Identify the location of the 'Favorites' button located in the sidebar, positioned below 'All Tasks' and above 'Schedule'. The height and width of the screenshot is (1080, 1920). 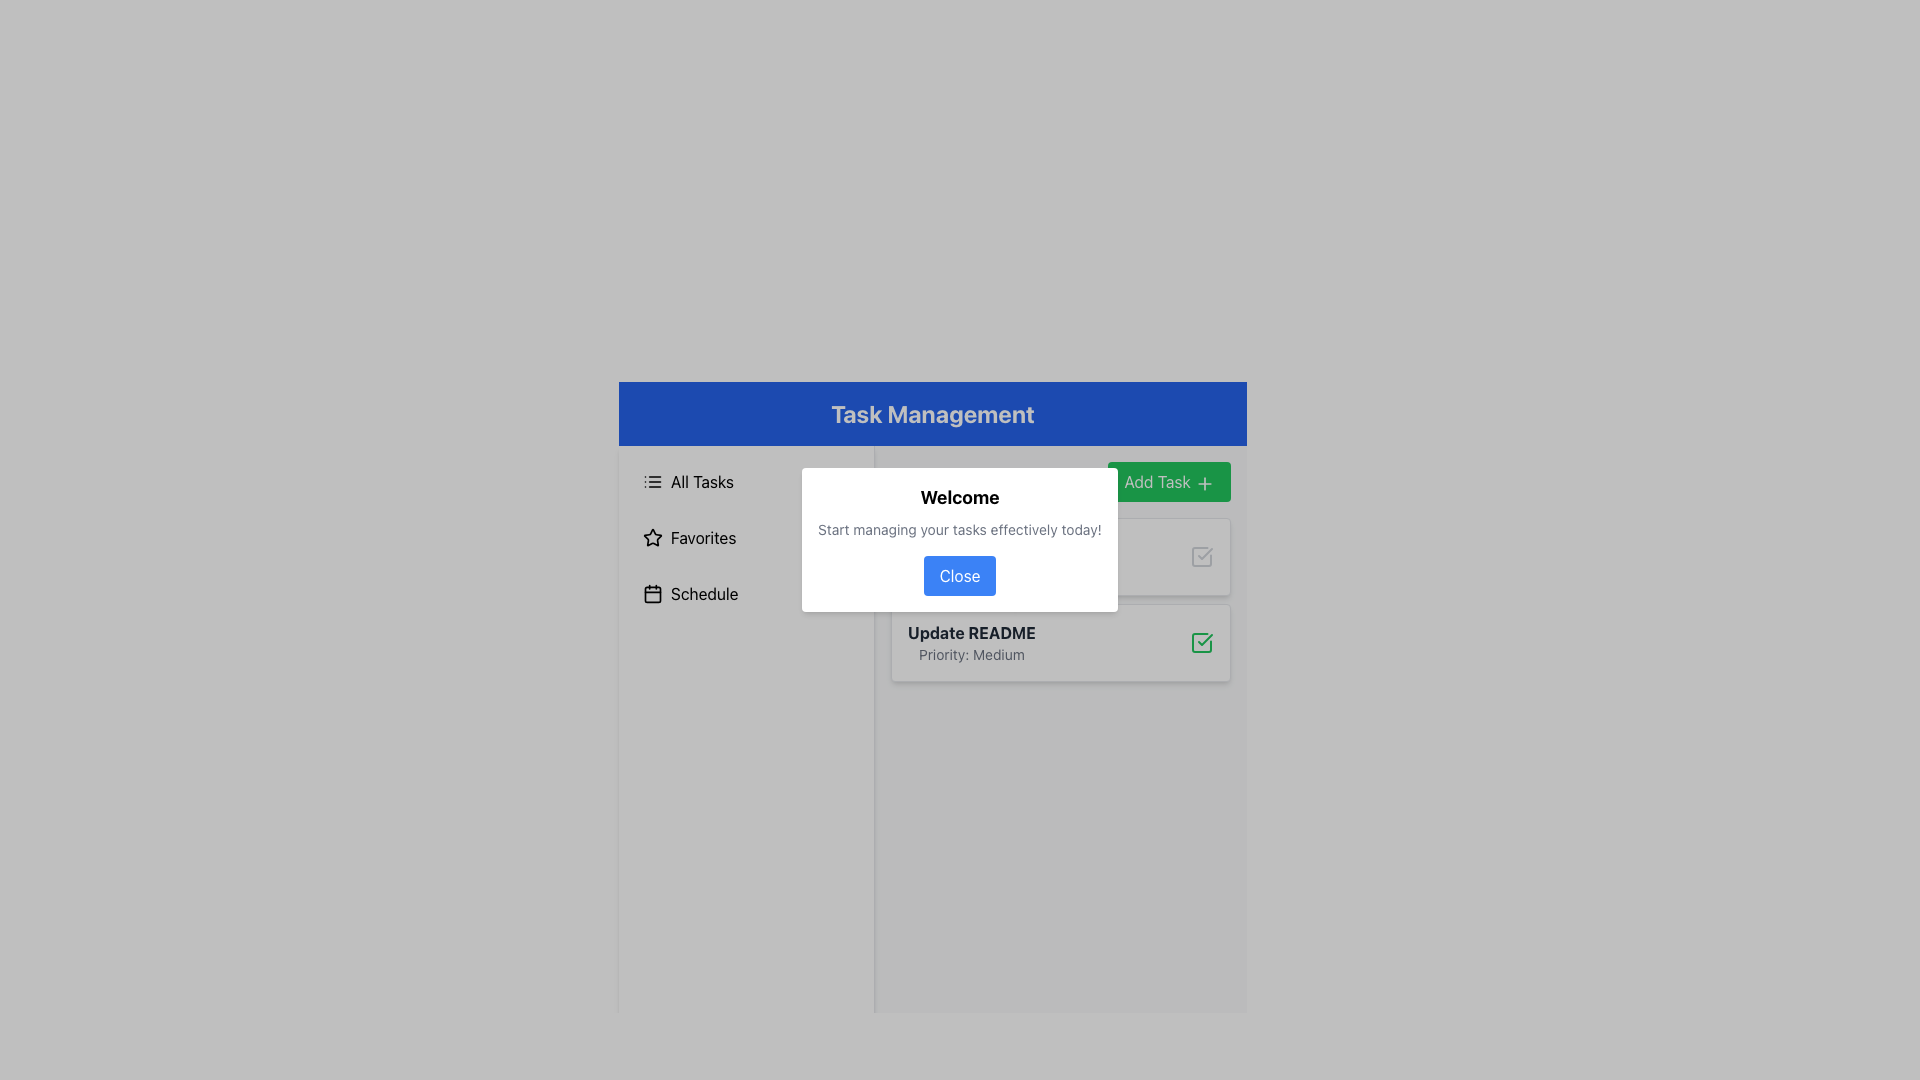
(689, 536).